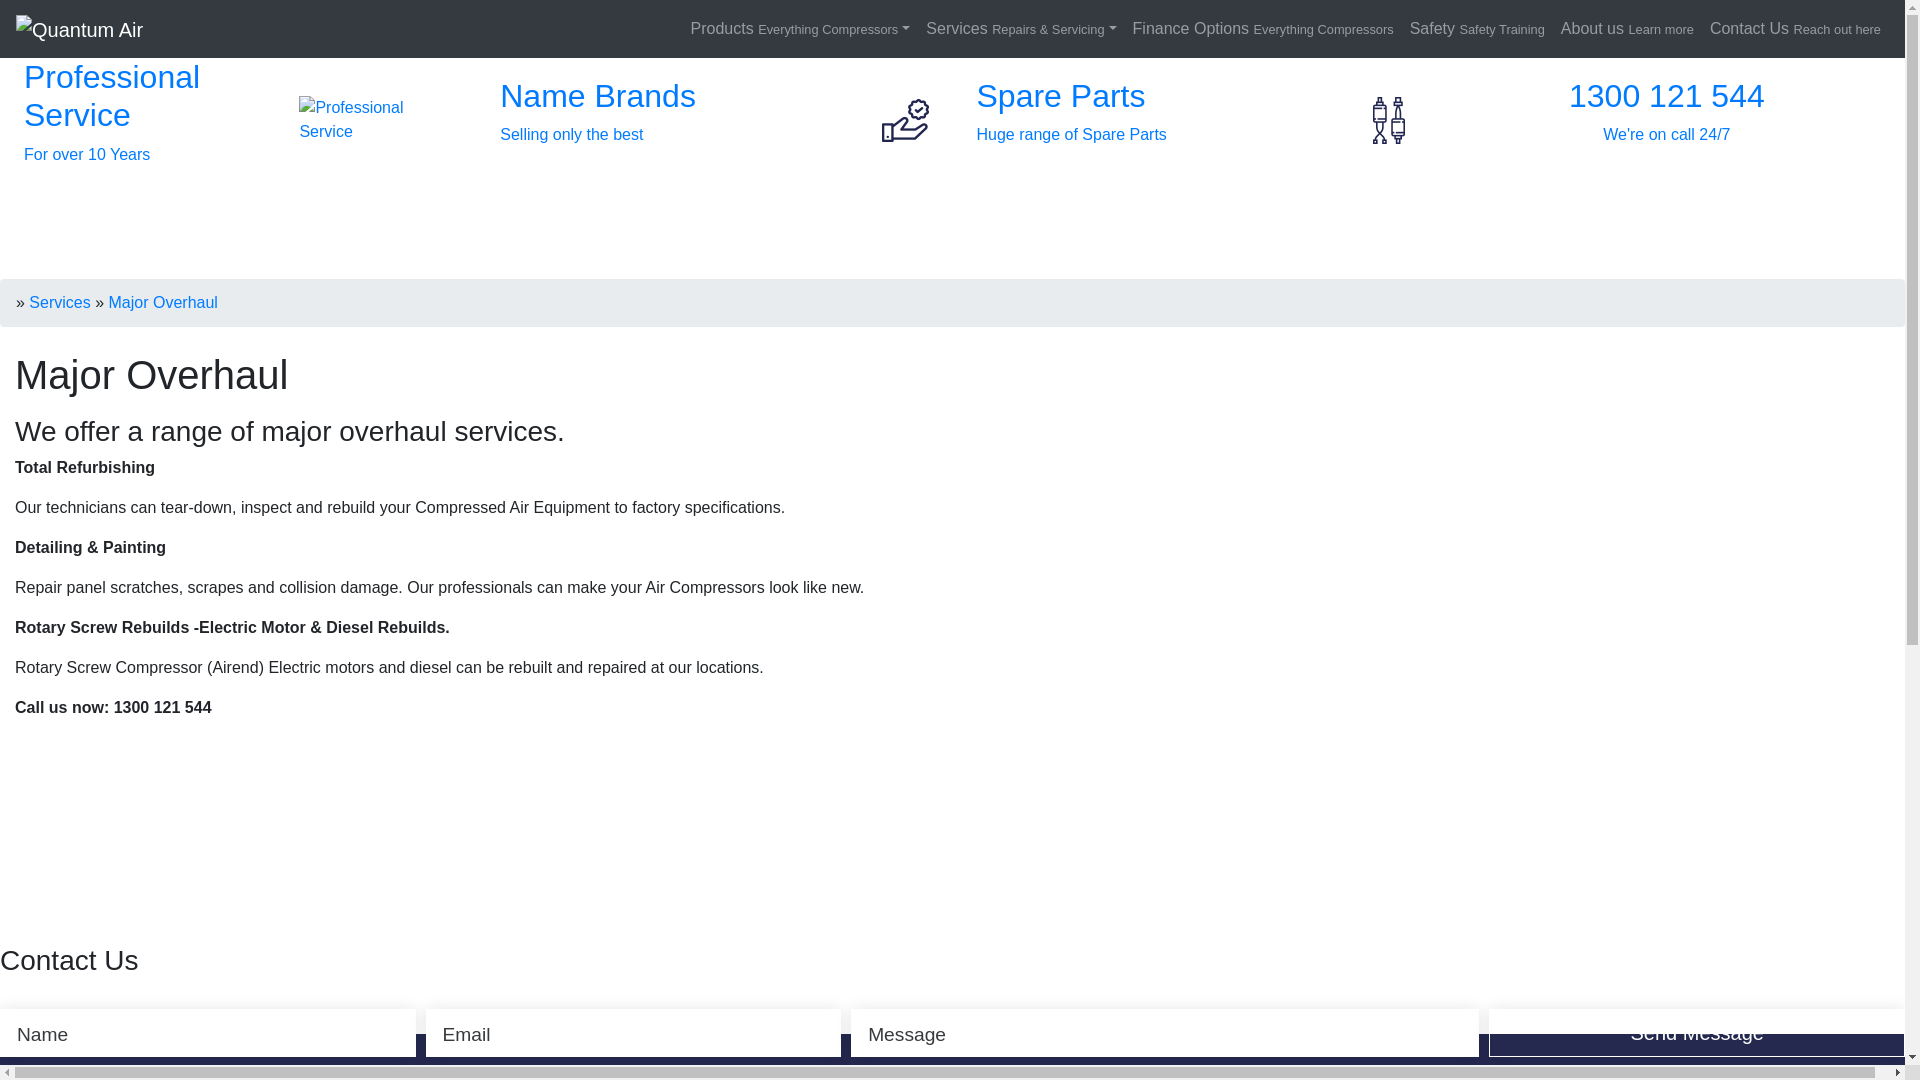 The image size is (1920, 1080). I want to click on '1300 121 544, so click(1666, 120).